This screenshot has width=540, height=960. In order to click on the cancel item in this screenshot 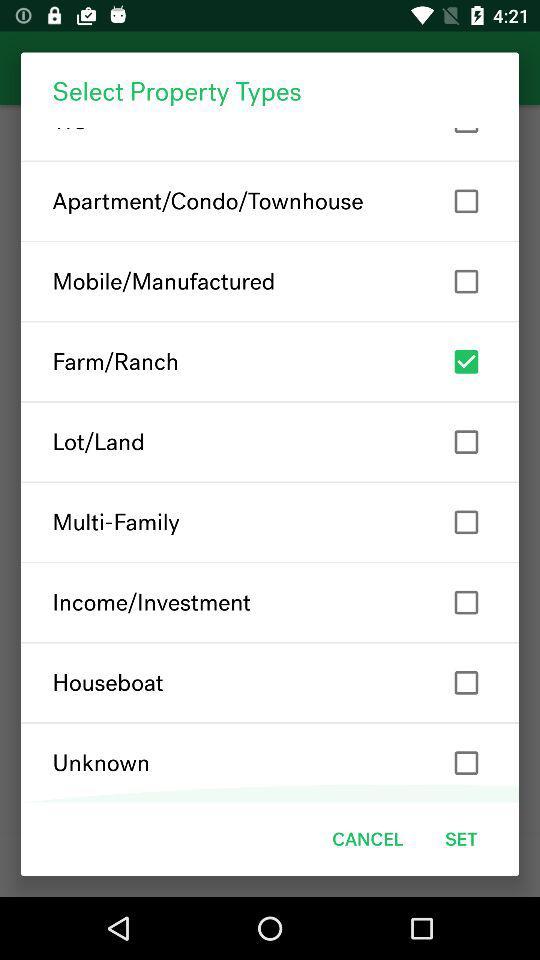, I will do `click(366, 839)`.